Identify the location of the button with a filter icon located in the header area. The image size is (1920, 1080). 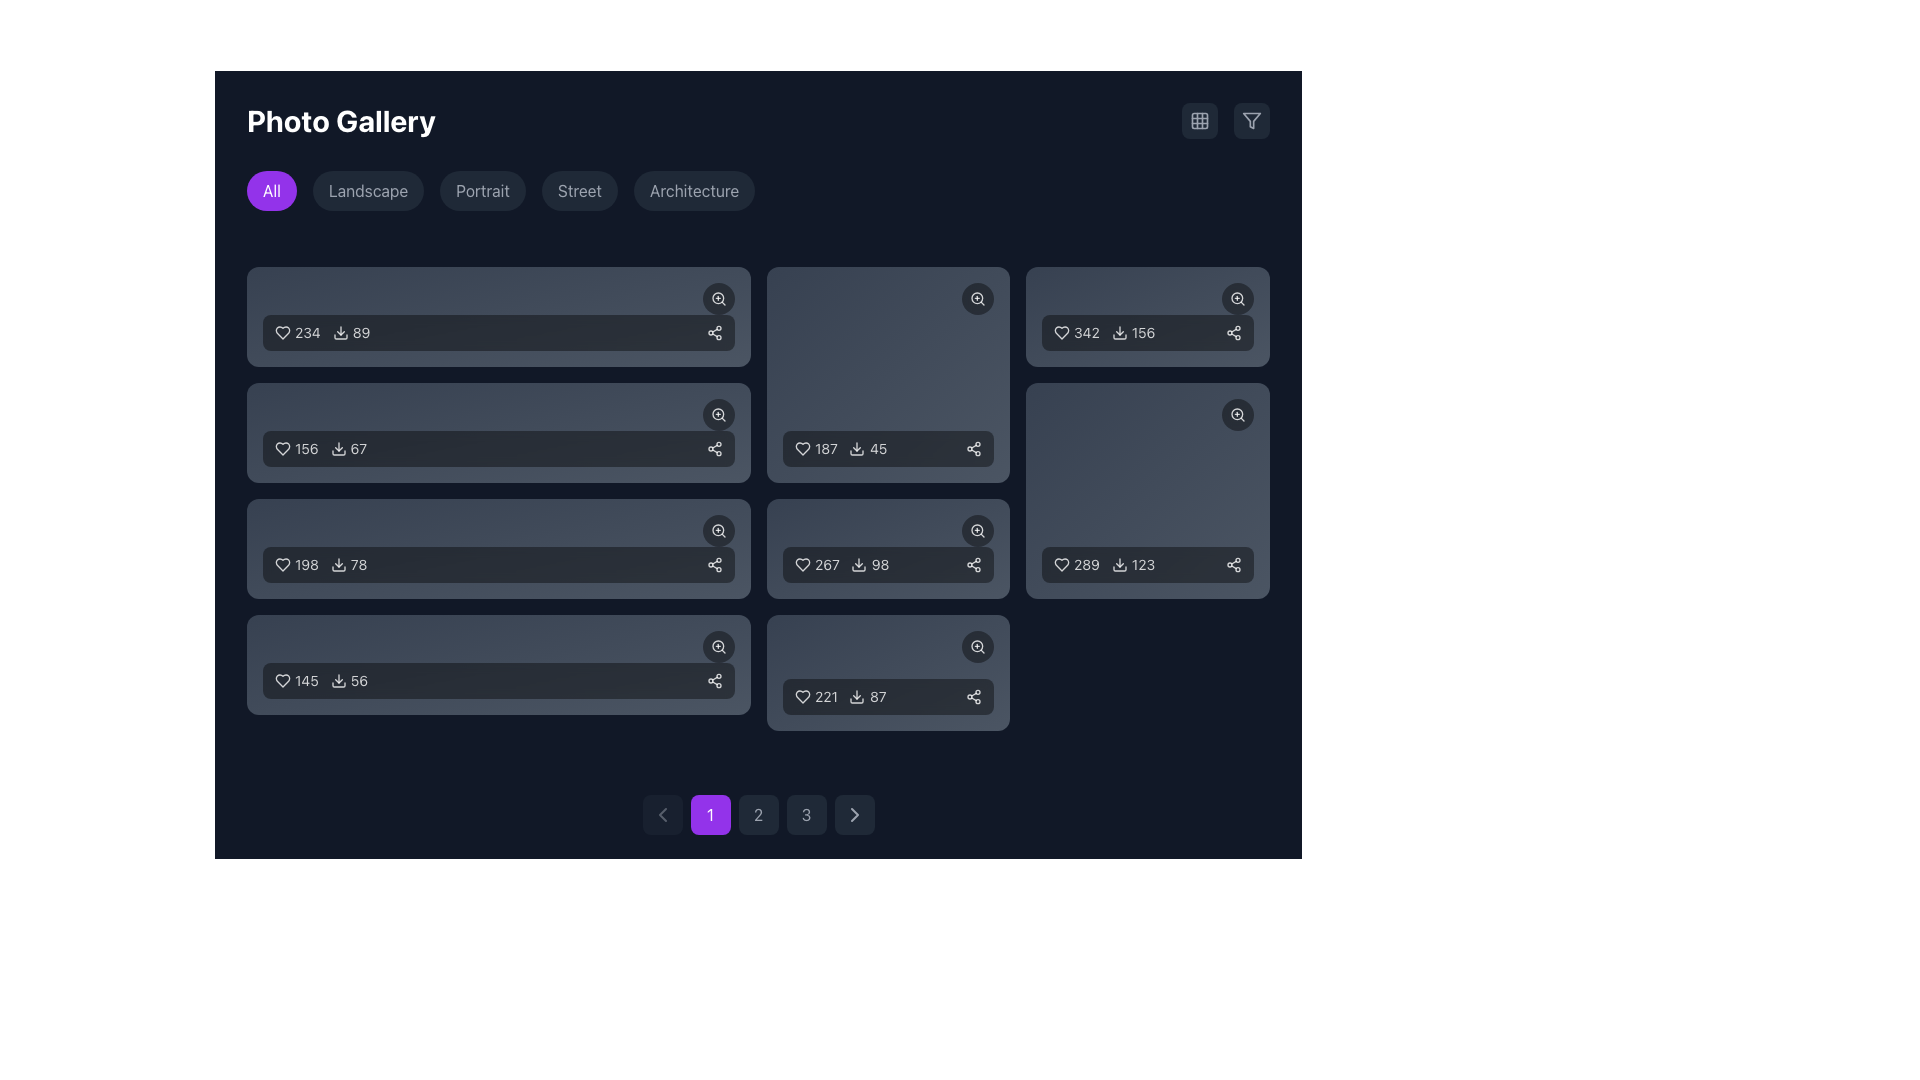
(1251, 120).